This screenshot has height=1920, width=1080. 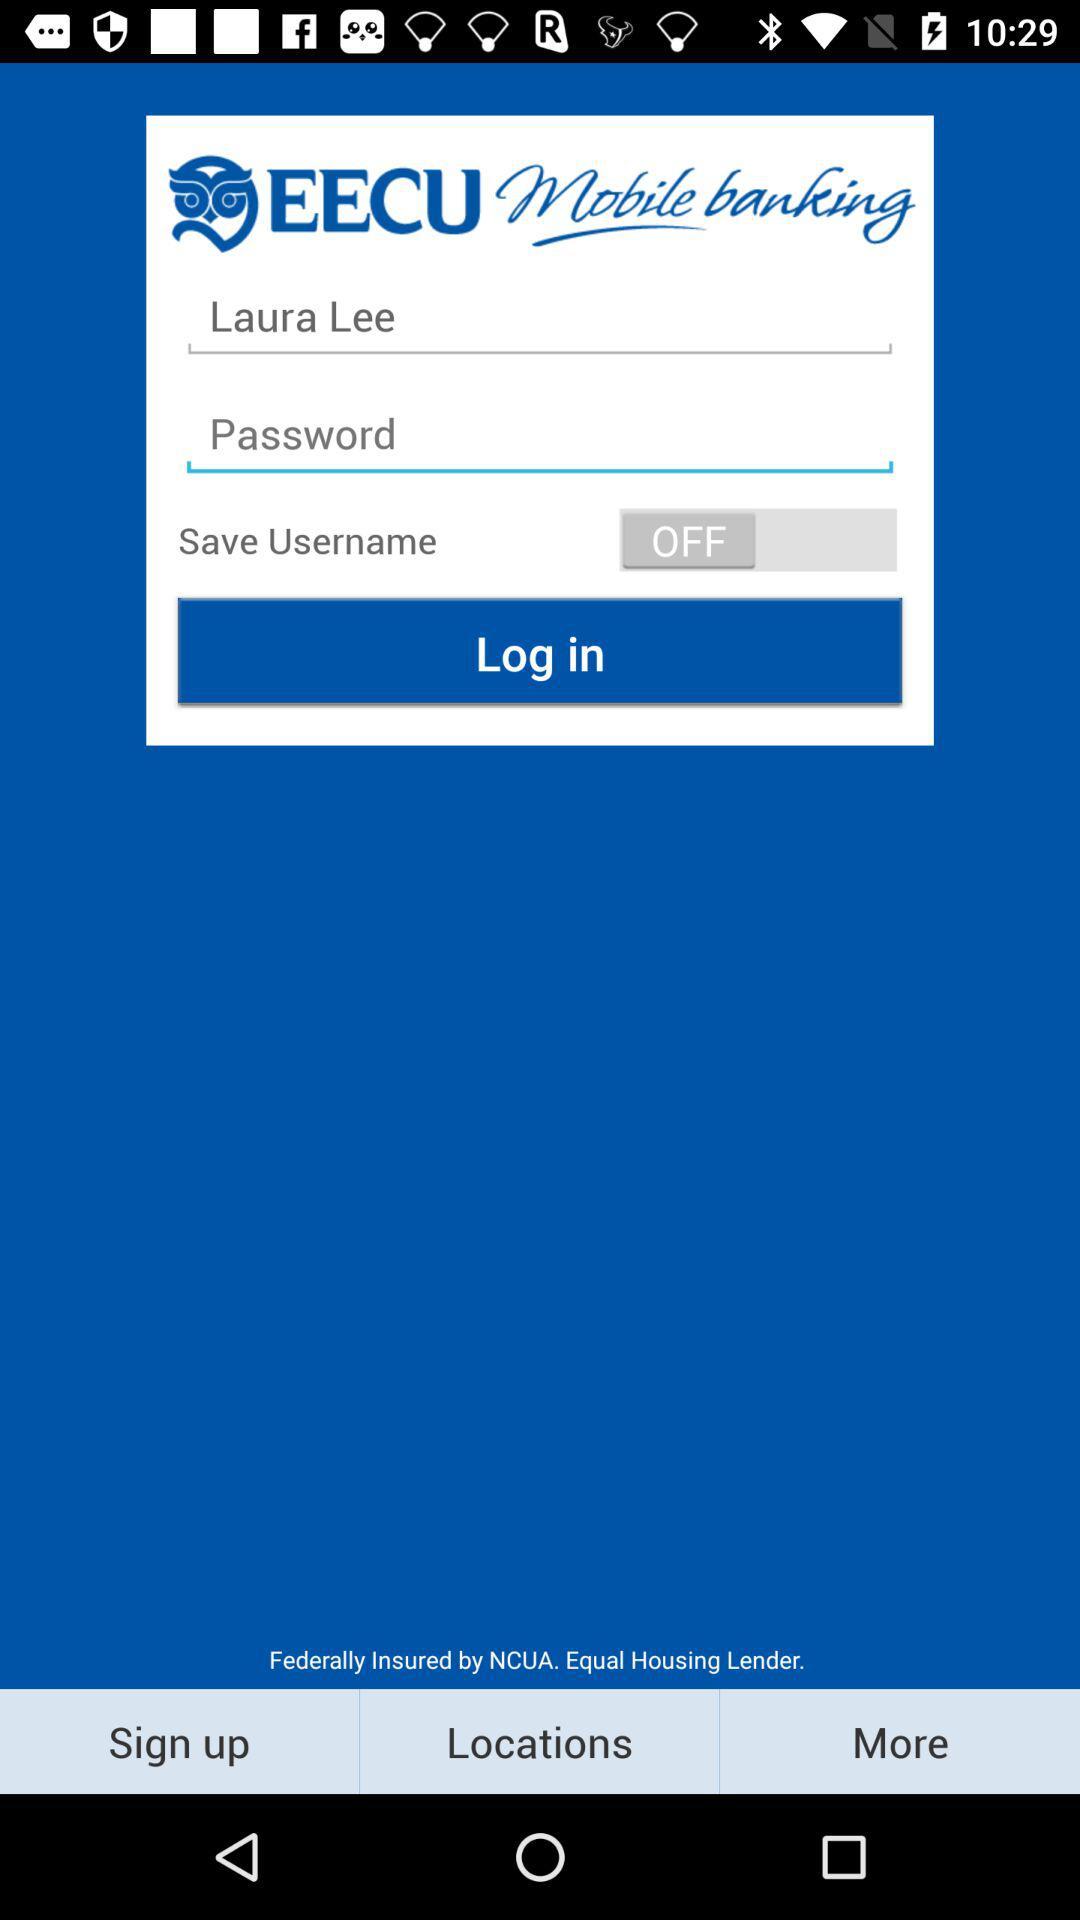 I want to click on the laura lee, so click(x=540, y=315).